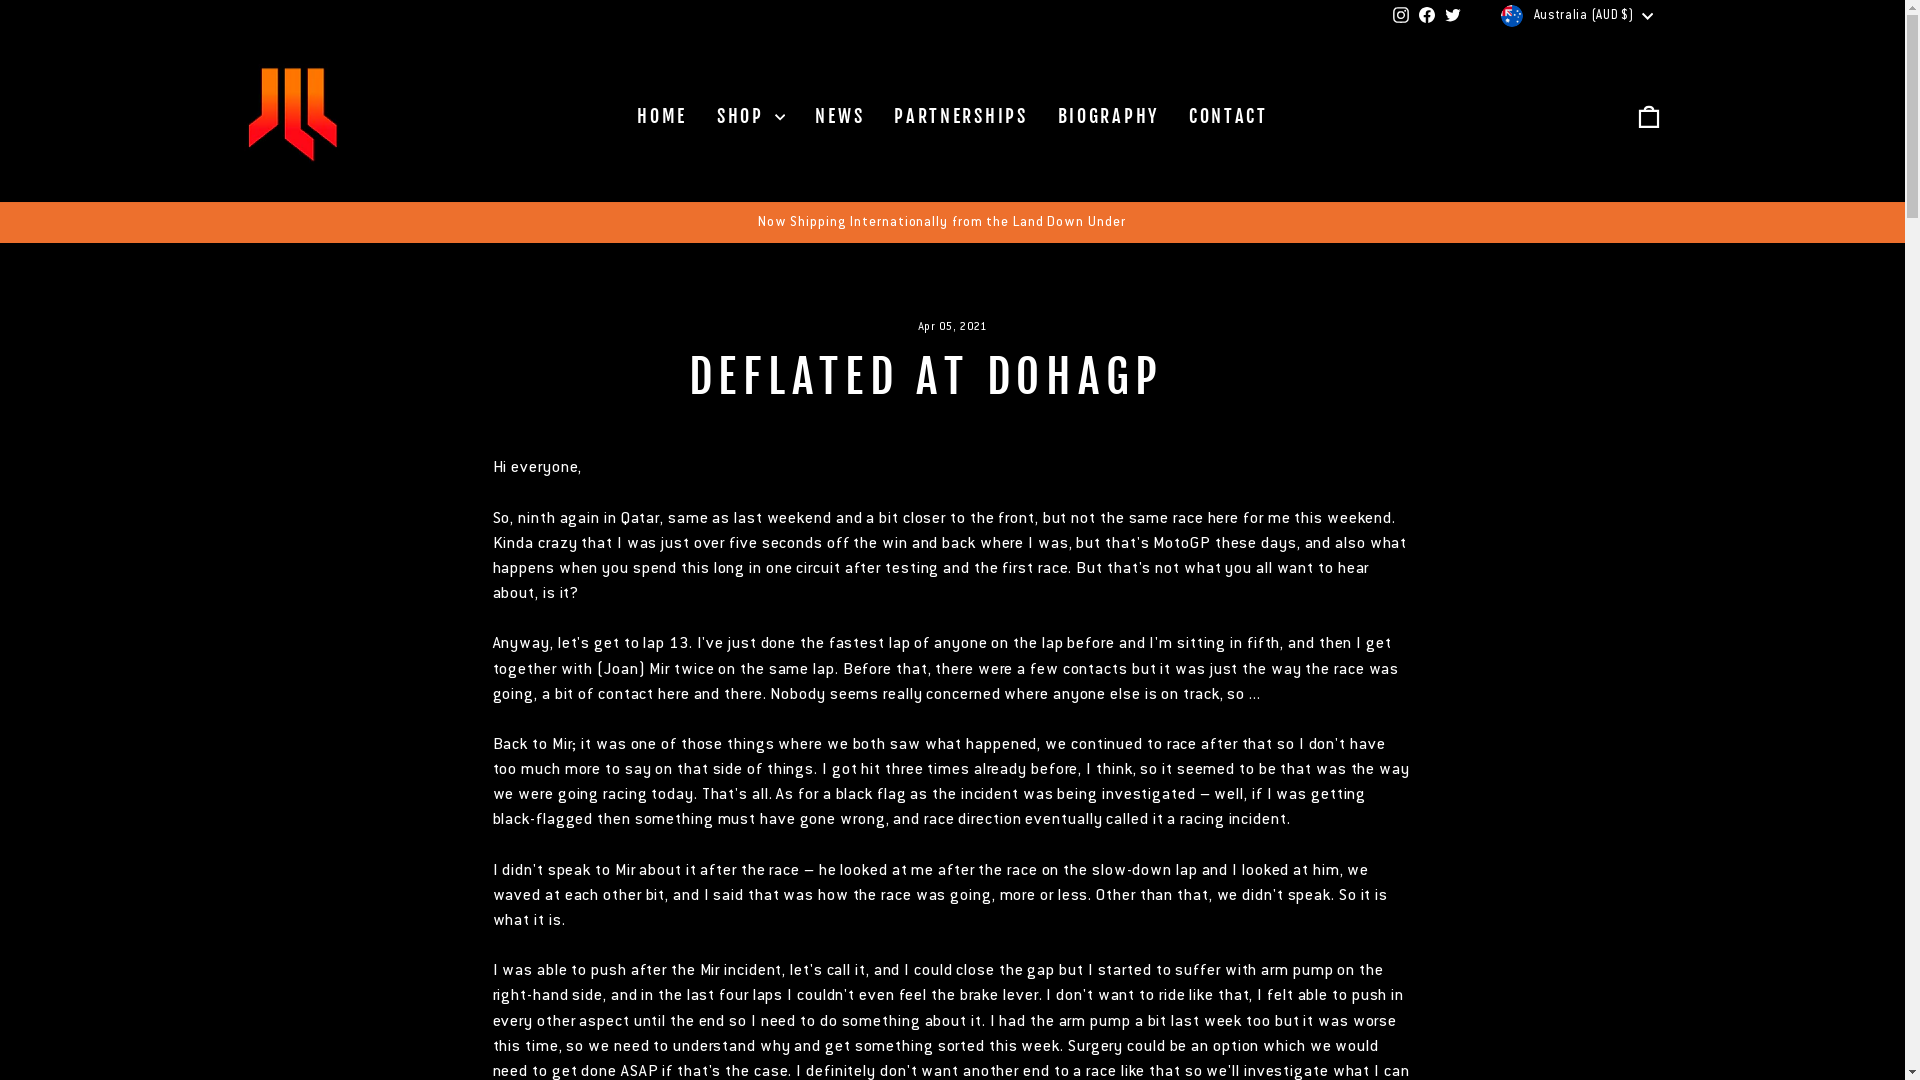 This screenshot has width=1920, height=1080. What do you see at coordinates (1440, 15) in the screenshot?
I see `'twitter` at bounding box center [1440, 15].